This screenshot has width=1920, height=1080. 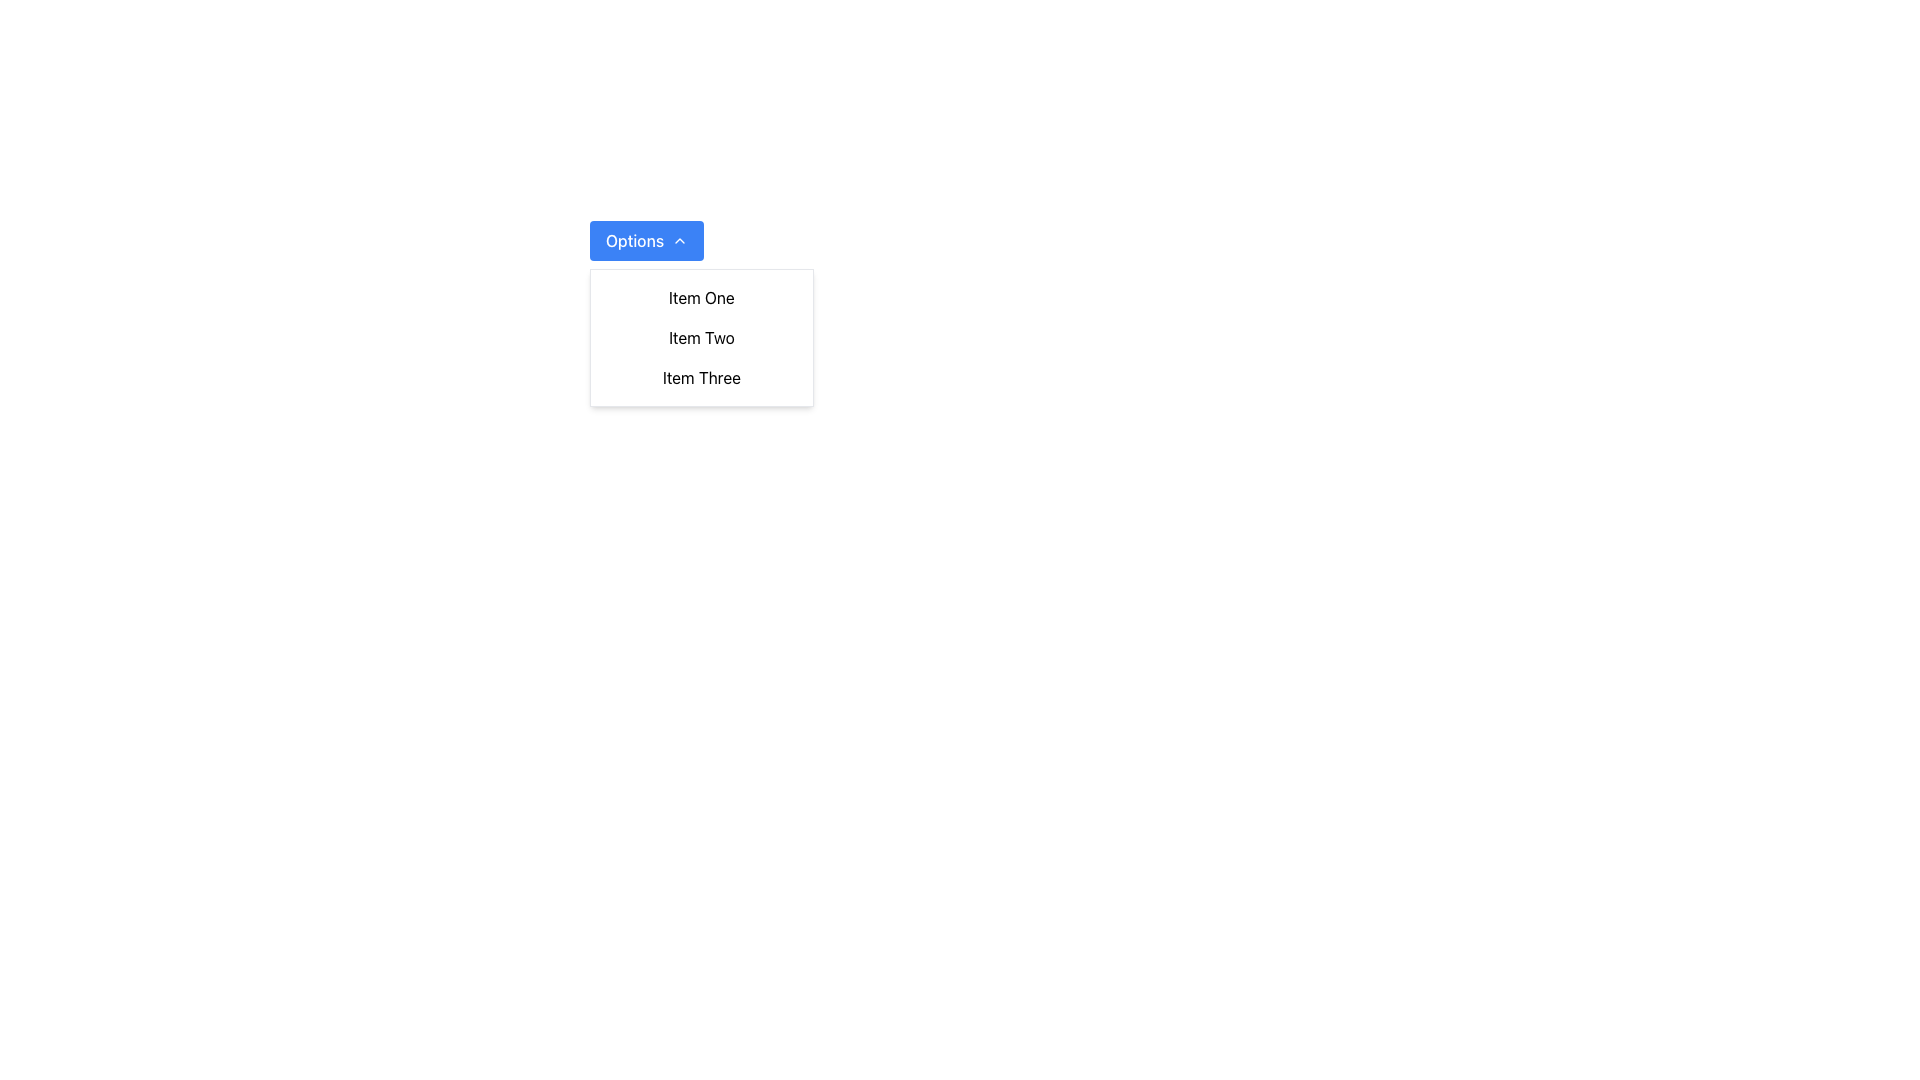 I want to click on the third option in the dropdown menu labeled 'Item Three', so click(x=701, y=378).